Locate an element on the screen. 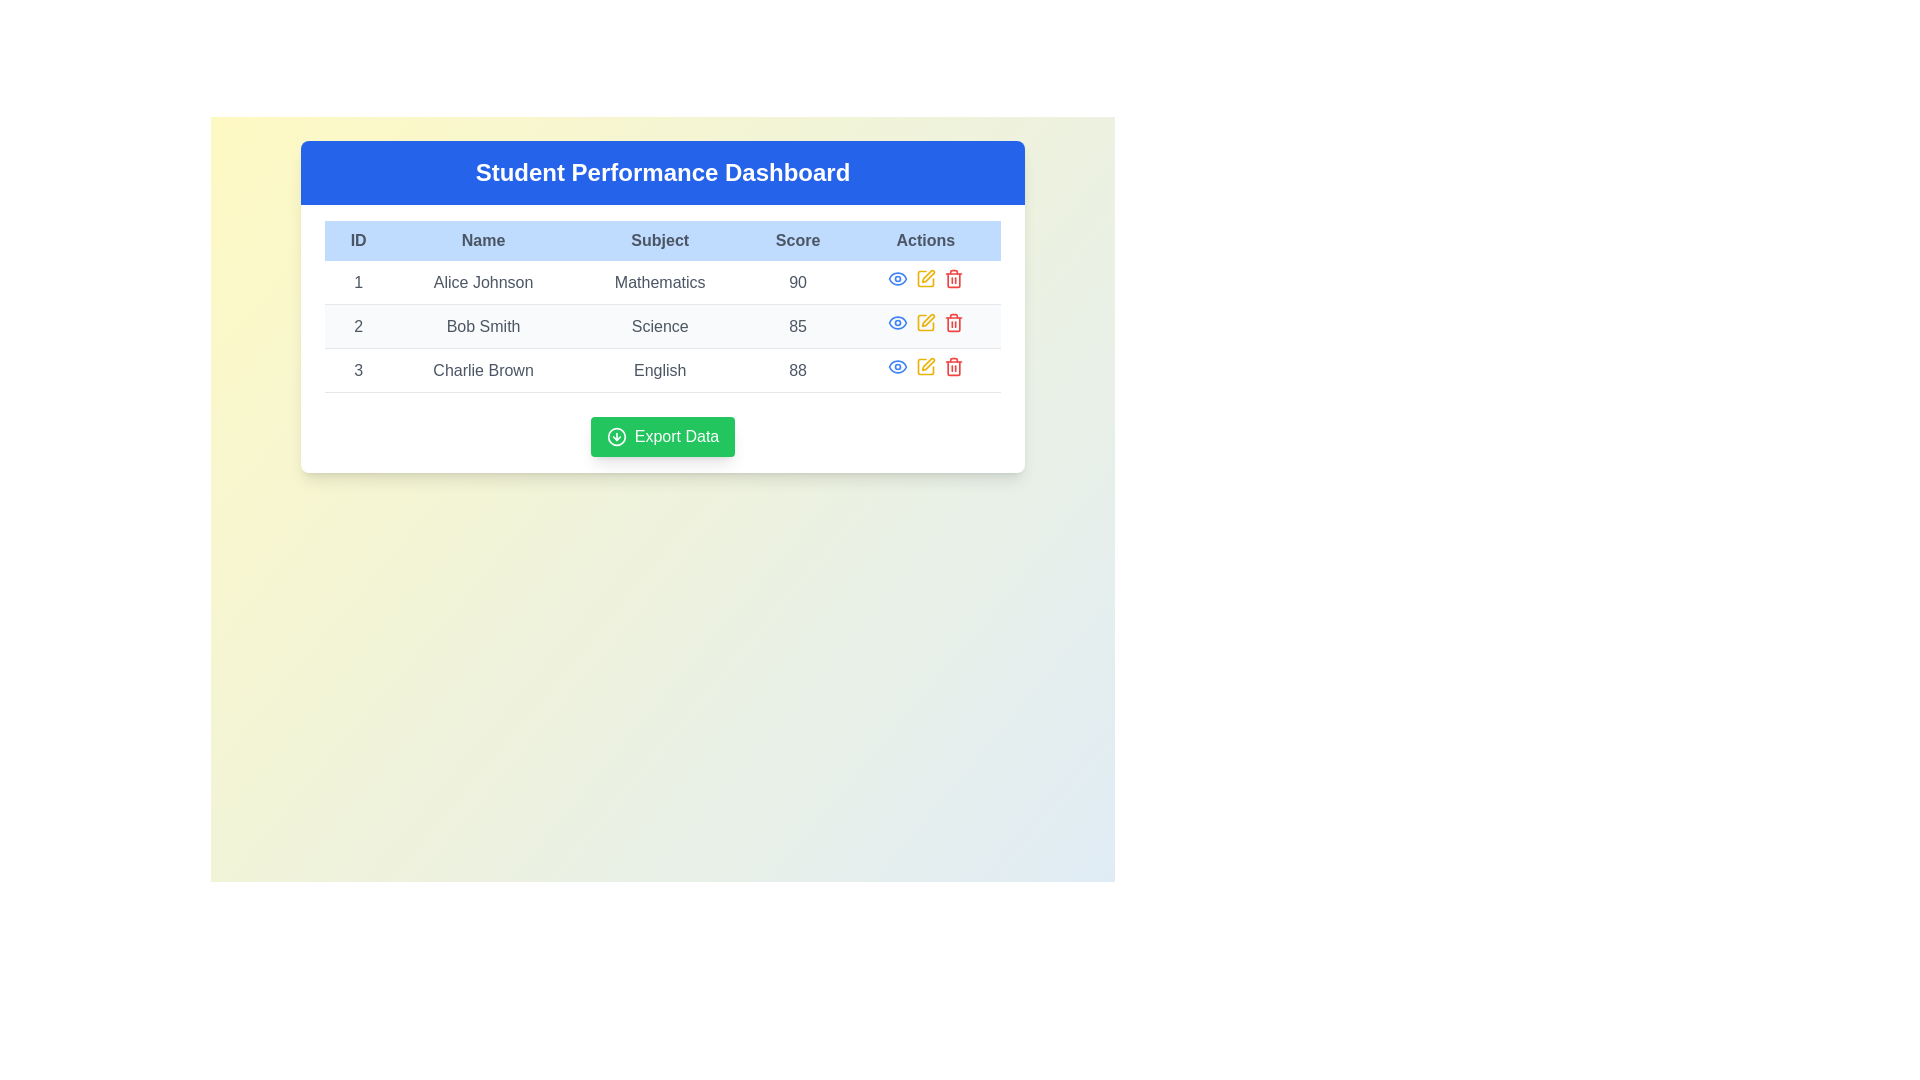  the blue rounded eye icon in the Actions column of the third row is located at coordinates (896, 366).